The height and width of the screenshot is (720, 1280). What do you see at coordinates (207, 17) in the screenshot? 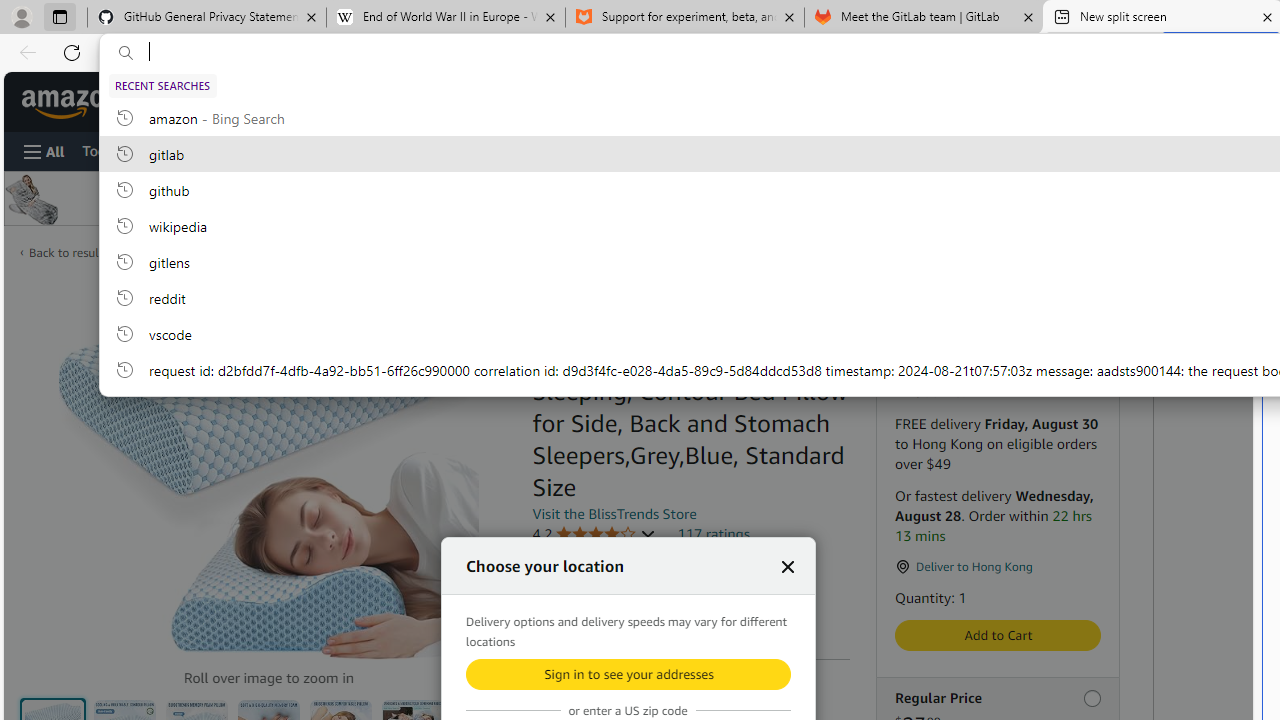
I see `'GitHub General Privacy Statement - GitHub Docs'` at bounding box center [207, 17].